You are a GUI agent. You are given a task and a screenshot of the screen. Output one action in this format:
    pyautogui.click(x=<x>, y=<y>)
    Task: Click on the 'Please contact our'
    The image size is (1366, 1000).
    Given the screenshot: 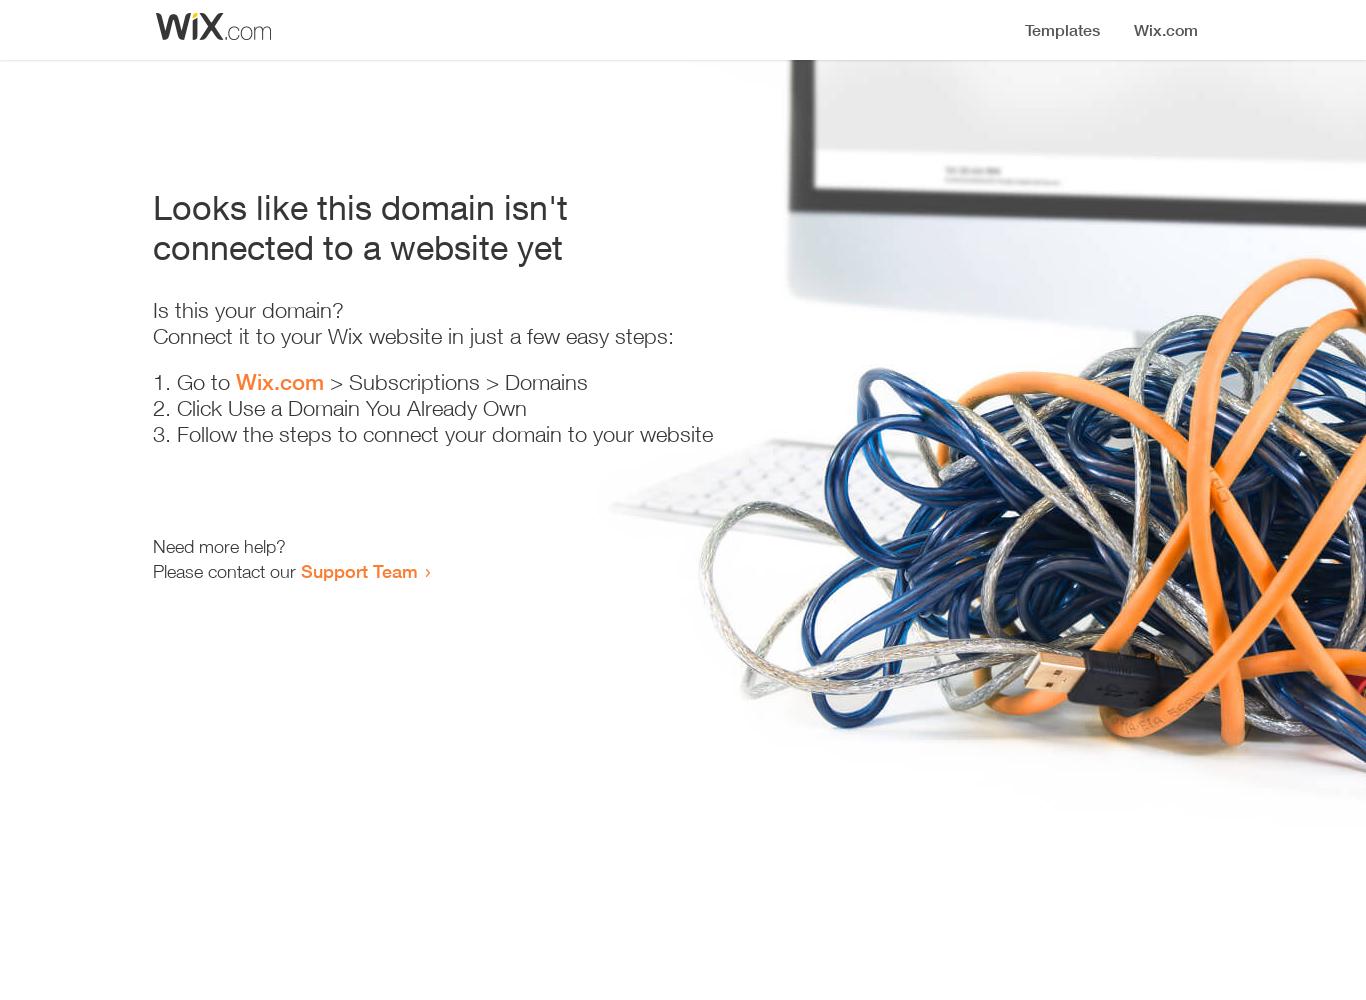 What is the action you would take?
    pyautogui.click(x=226, y=570)
    